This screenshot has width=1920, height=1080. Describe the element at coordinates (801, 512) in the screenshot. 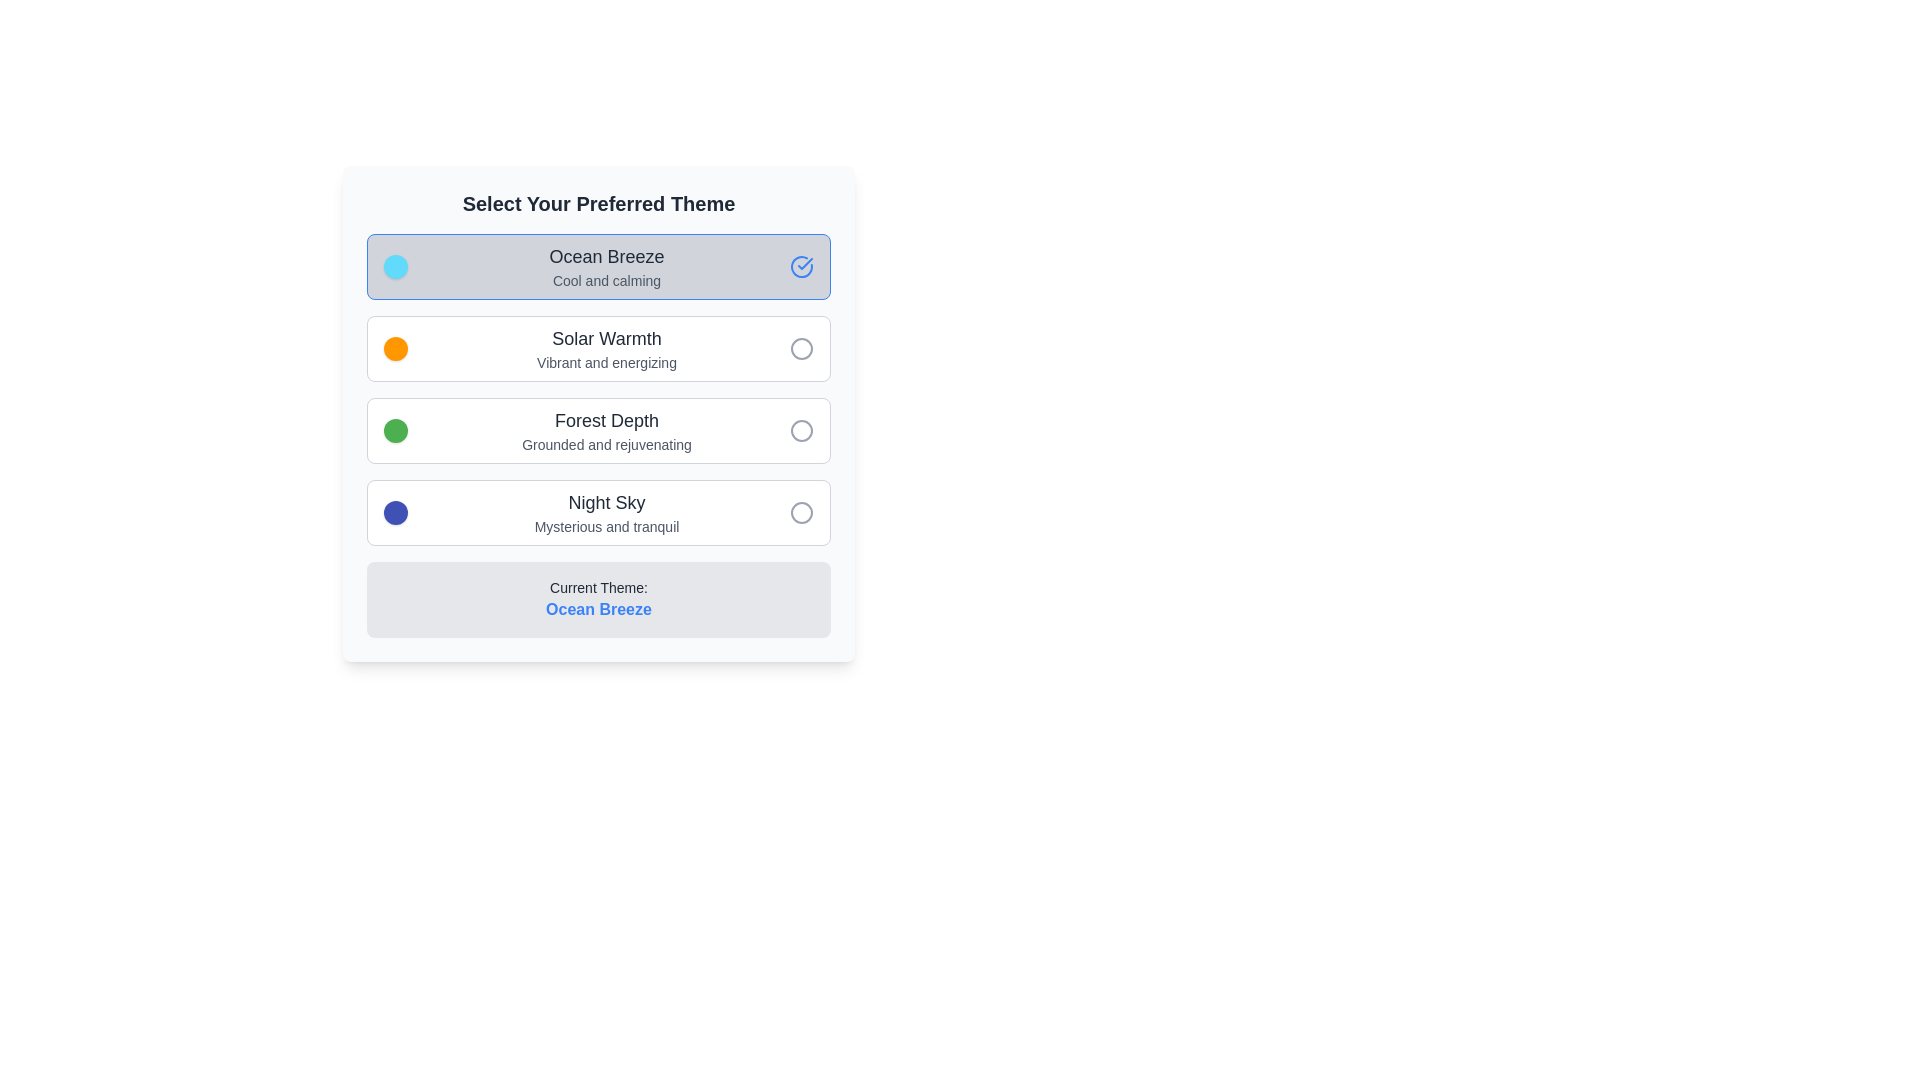

I see `the circular outline icon of the Radio button indicator` at that location.